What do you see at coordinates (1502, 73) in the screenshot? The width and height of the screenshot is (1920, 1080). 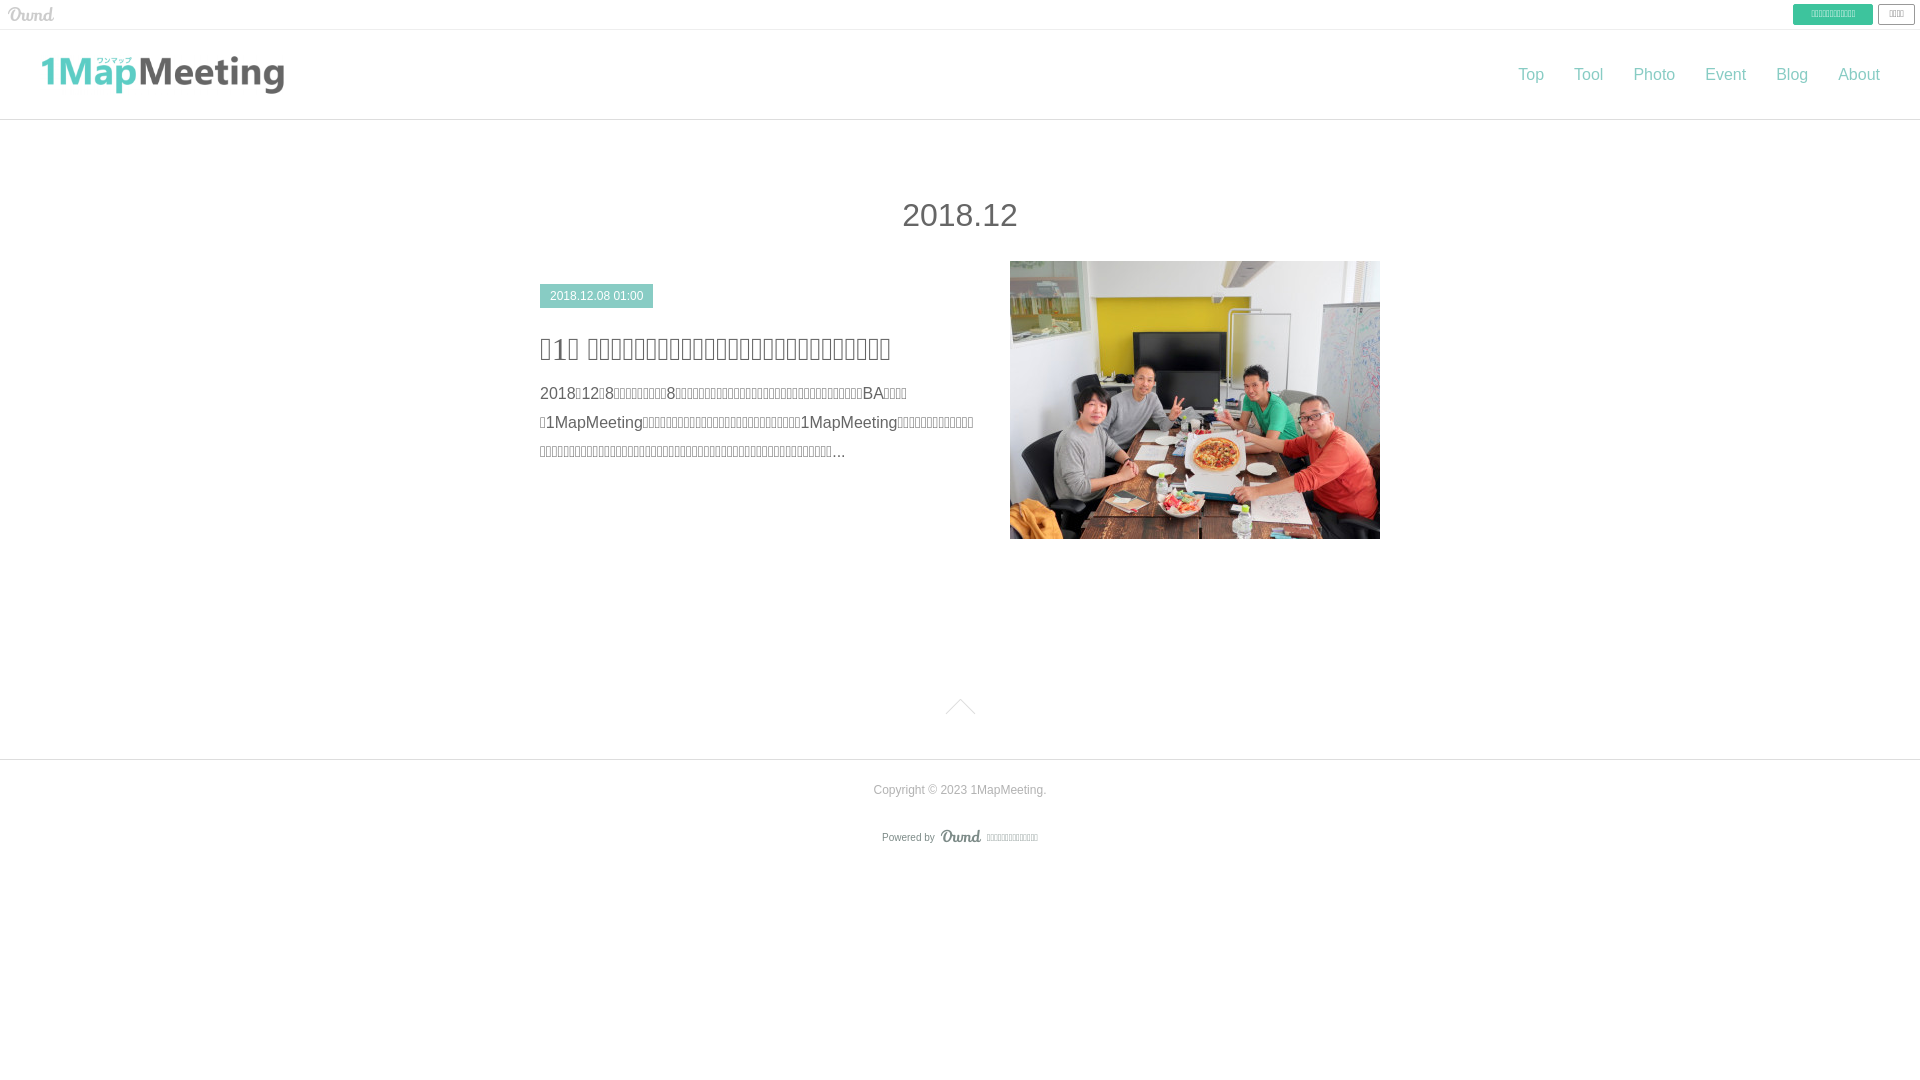 I see `'Top'` at bounding box center [1502, 73].